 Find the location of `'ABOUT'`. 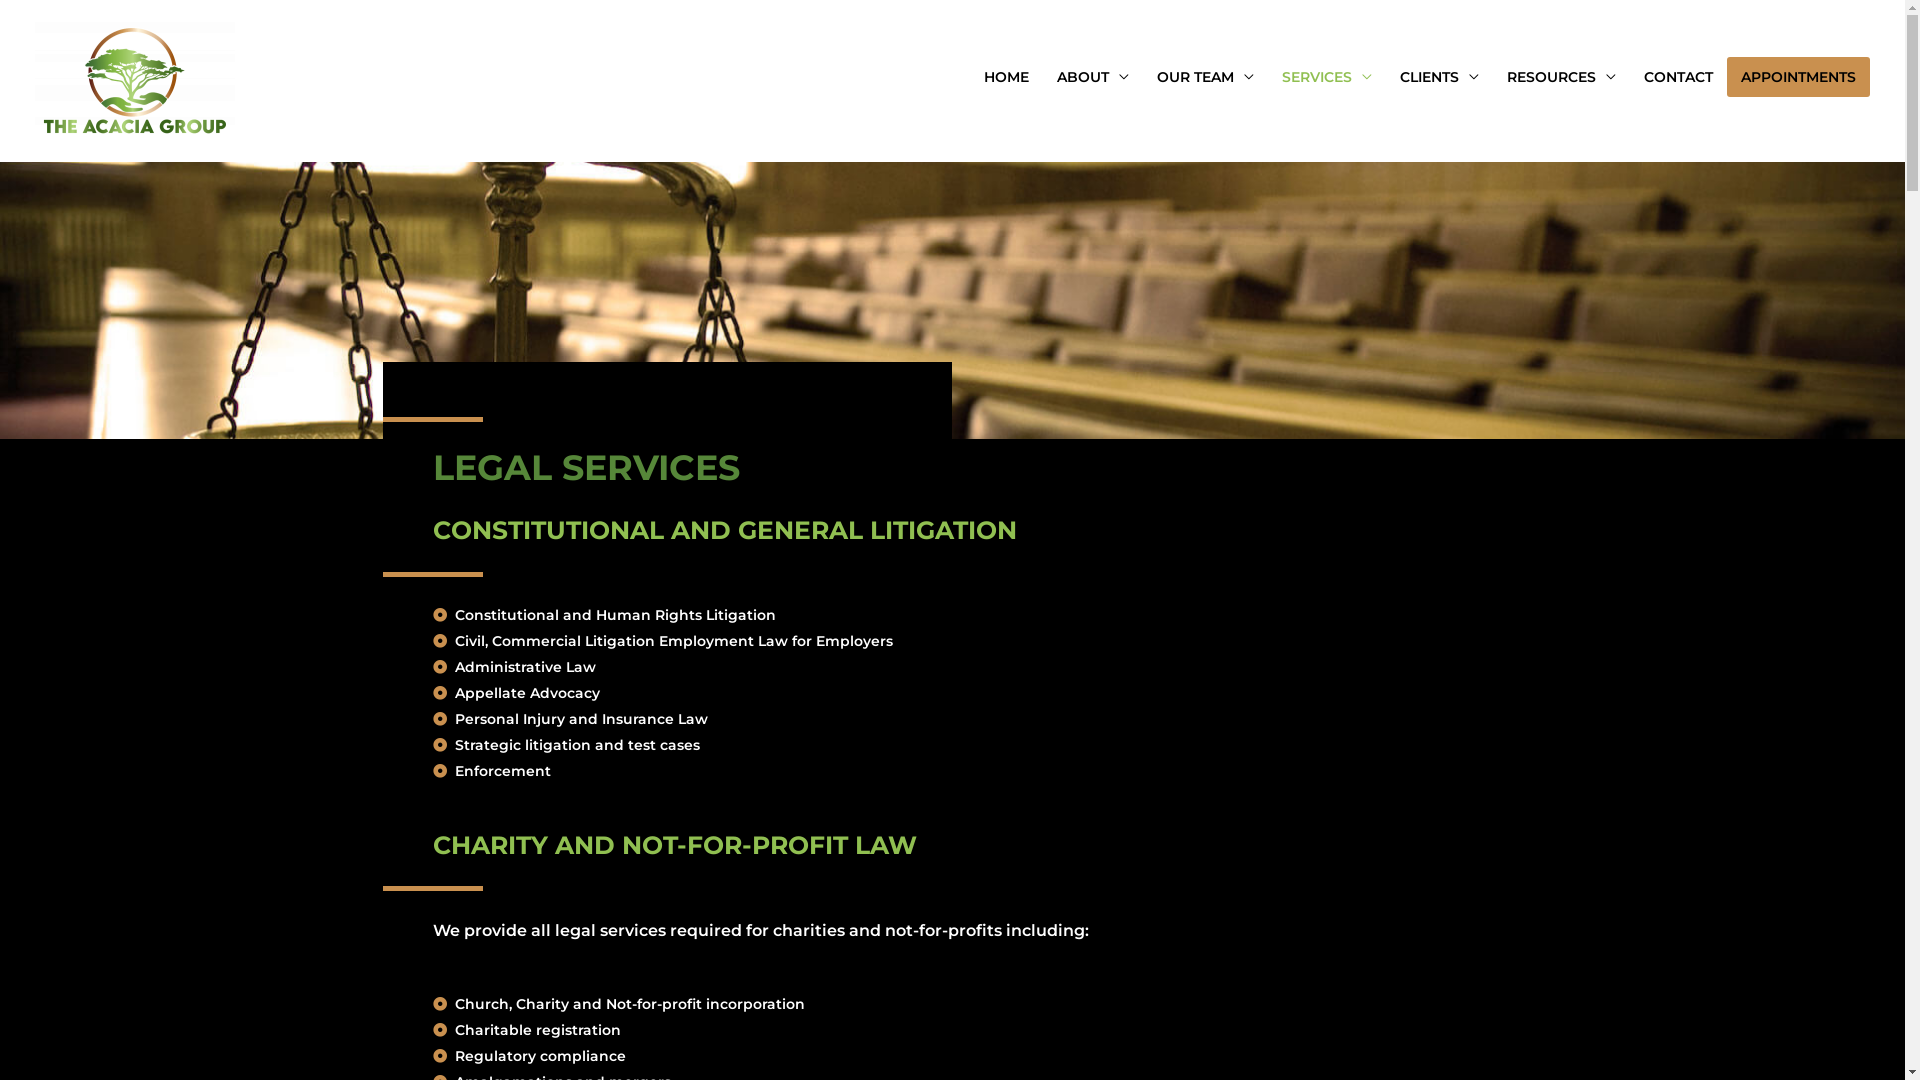

'ABOUT' is located at coordinates (1092, 76).